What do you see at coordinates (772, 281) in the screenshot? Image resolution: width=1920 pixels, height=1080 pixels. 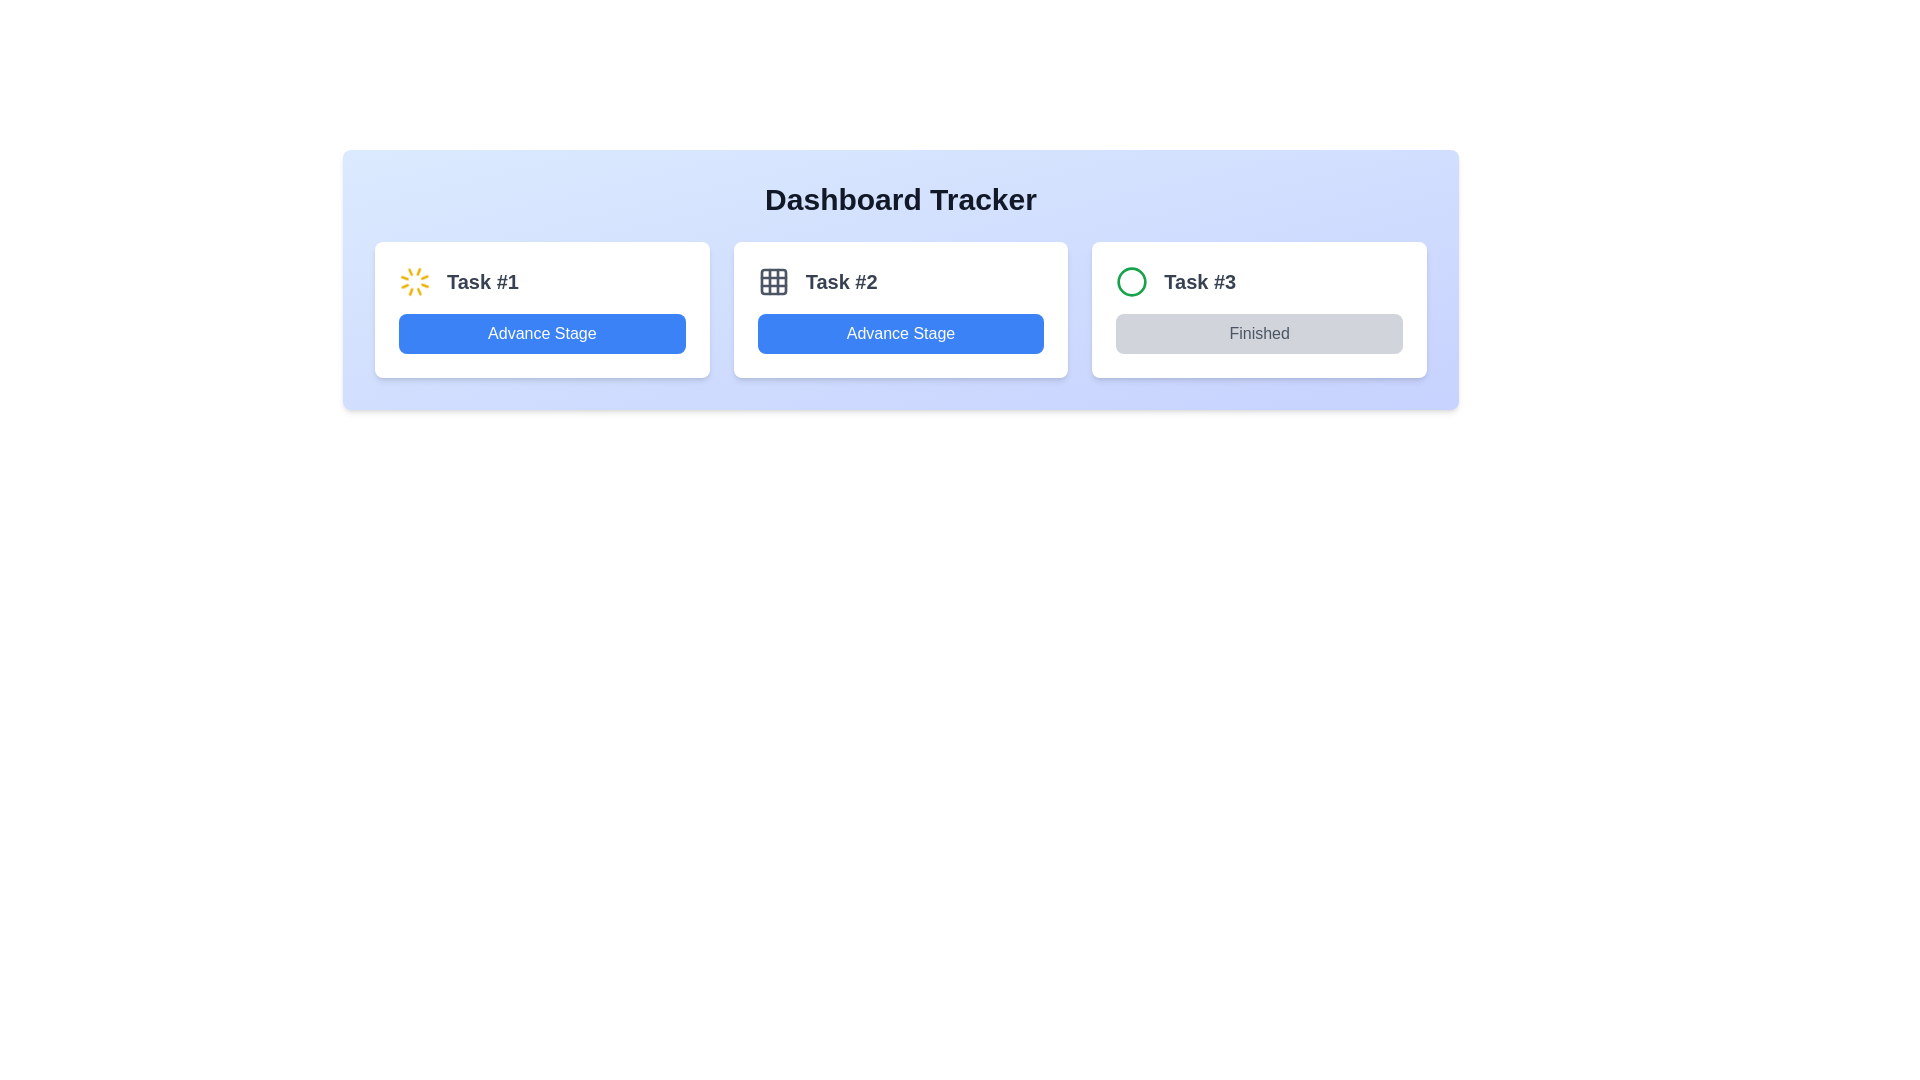 I see `the icon representing 'Task #2' located within the task card, which is the leftmost component in the top row next to the text 'Task #2'` at bounding box center [772, 281].